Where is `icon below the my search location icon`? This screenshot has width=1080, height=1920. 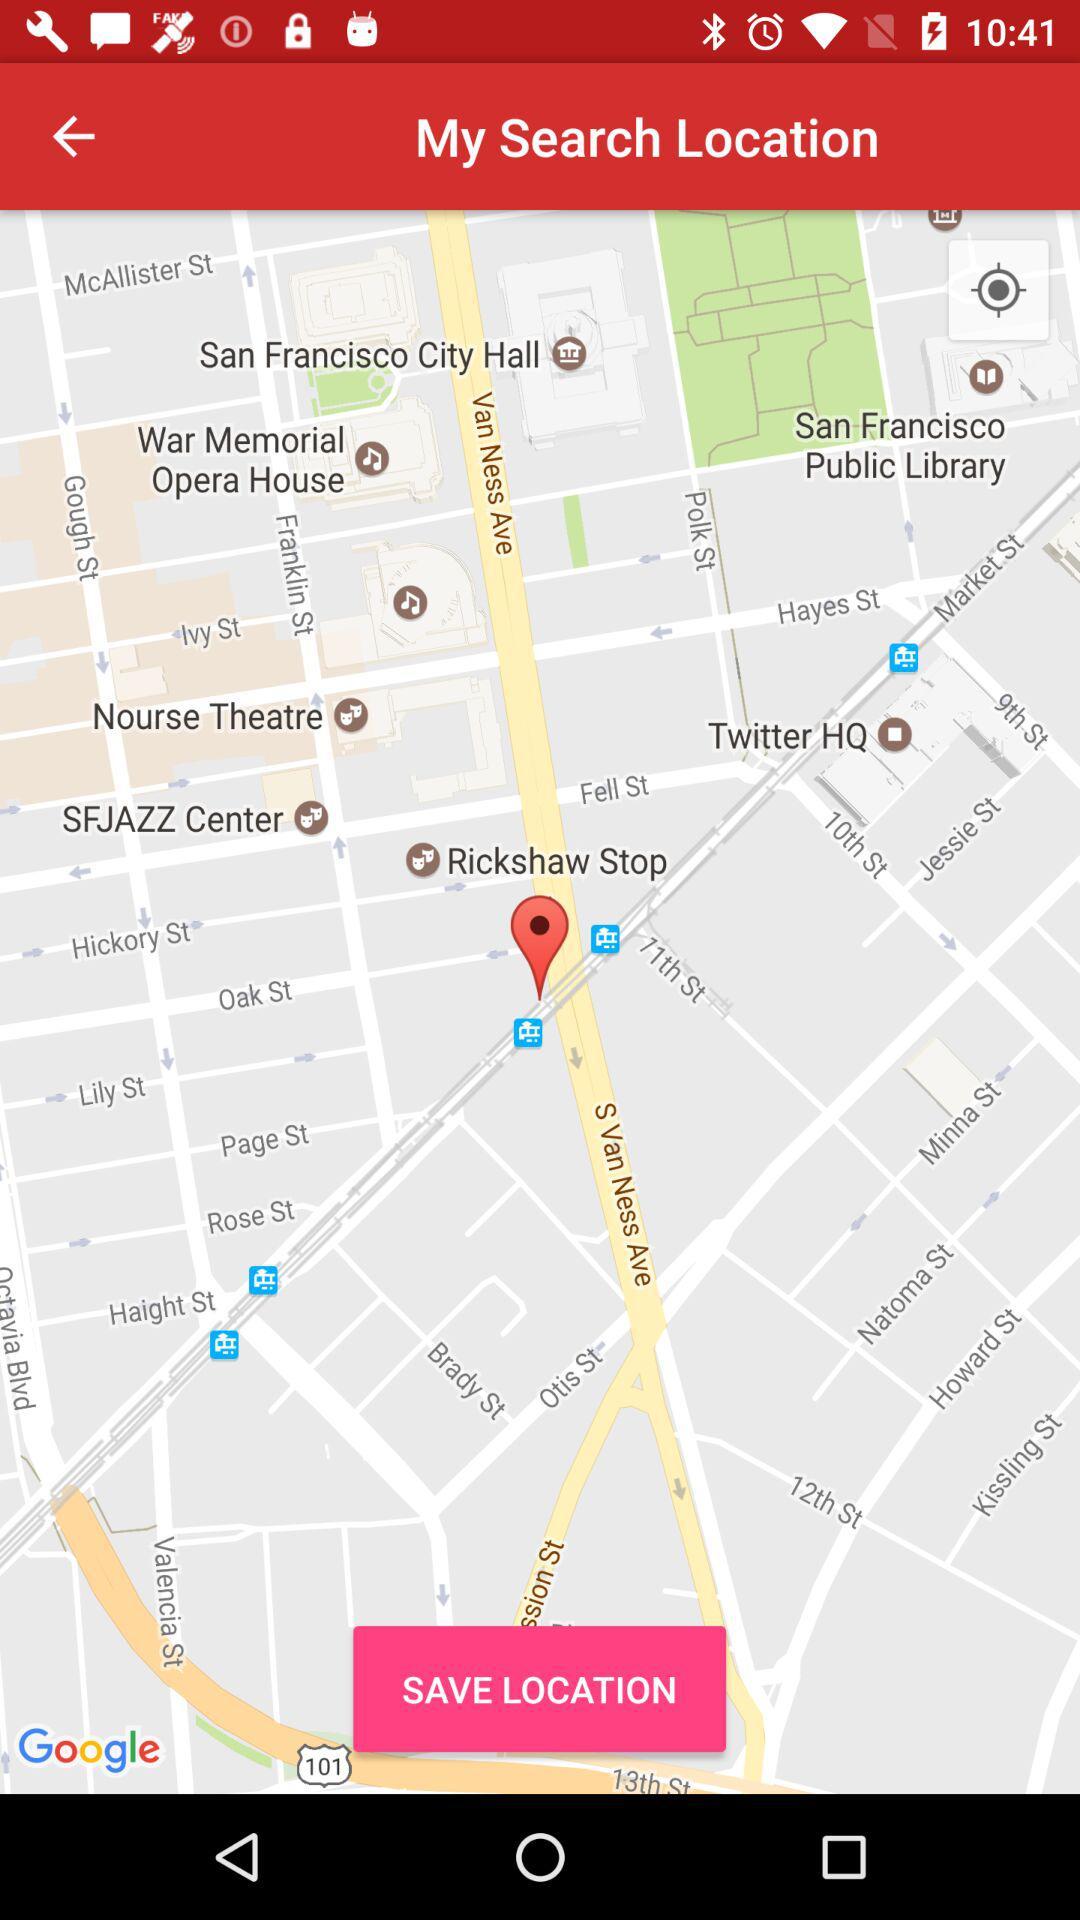
icon below the my search location icon is located at coordinates (538, 1688).